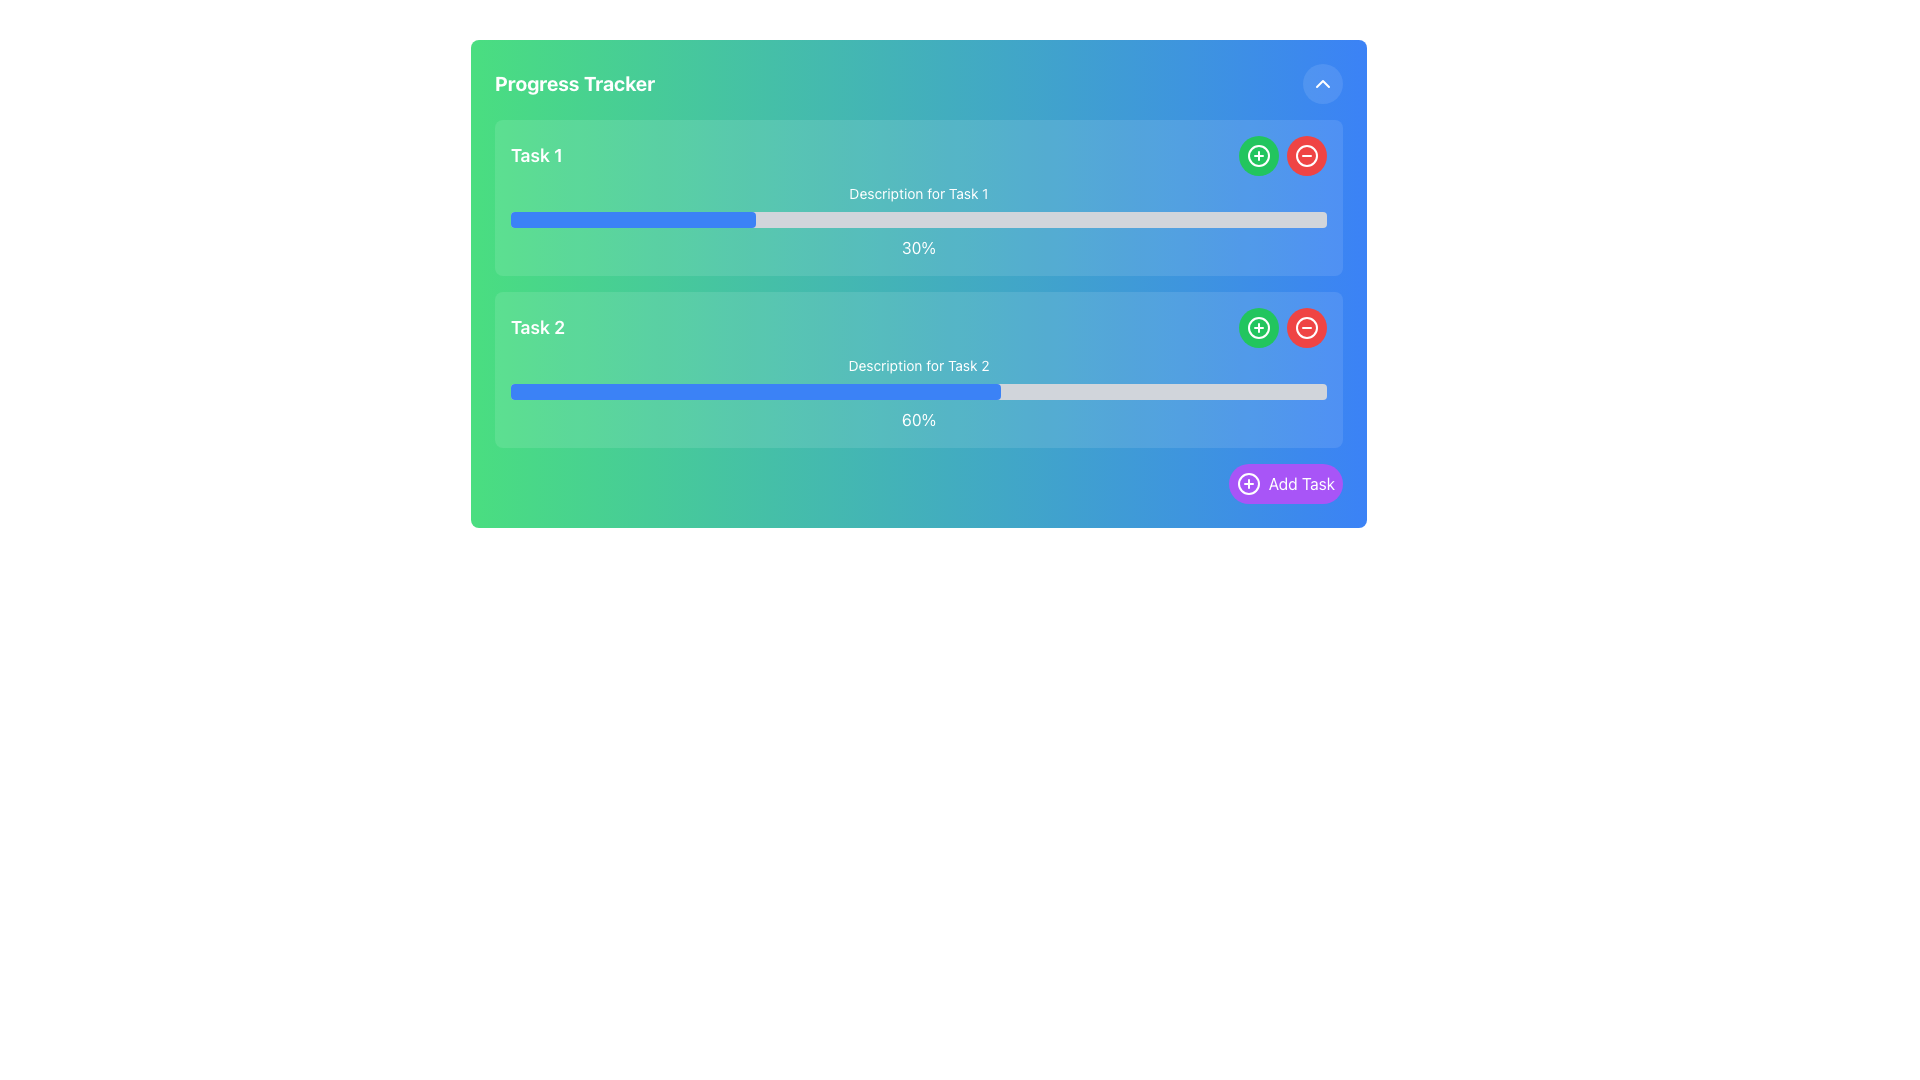 The height and width of the screenshot is (1080, 1920). I want to click on the circular green button with a white plus symbol located to the right of the task progress bar for 'Task 1', so click(1257, 154).